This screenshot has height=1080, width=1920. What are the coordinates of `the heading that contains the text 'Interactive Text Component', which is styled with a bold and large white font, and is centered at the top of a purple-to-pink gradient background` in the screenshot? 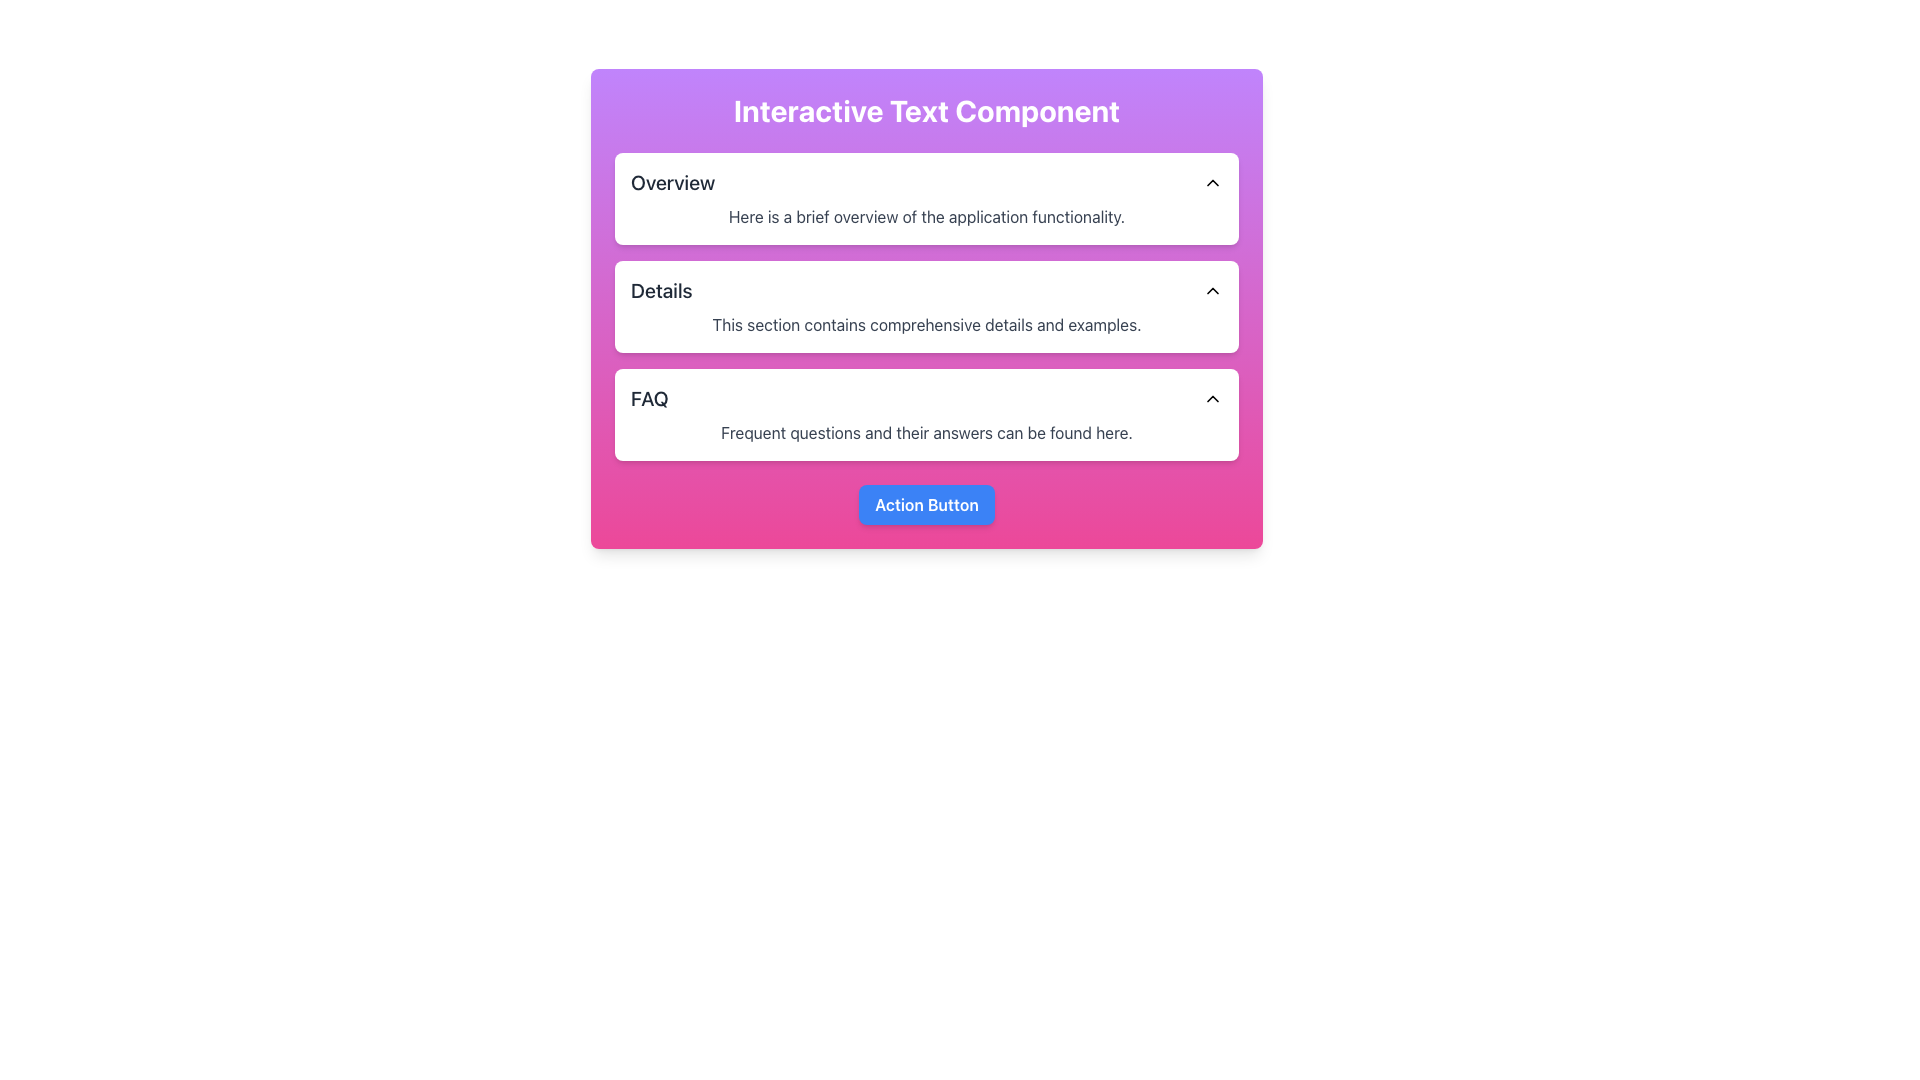 It's located at (925, 111).